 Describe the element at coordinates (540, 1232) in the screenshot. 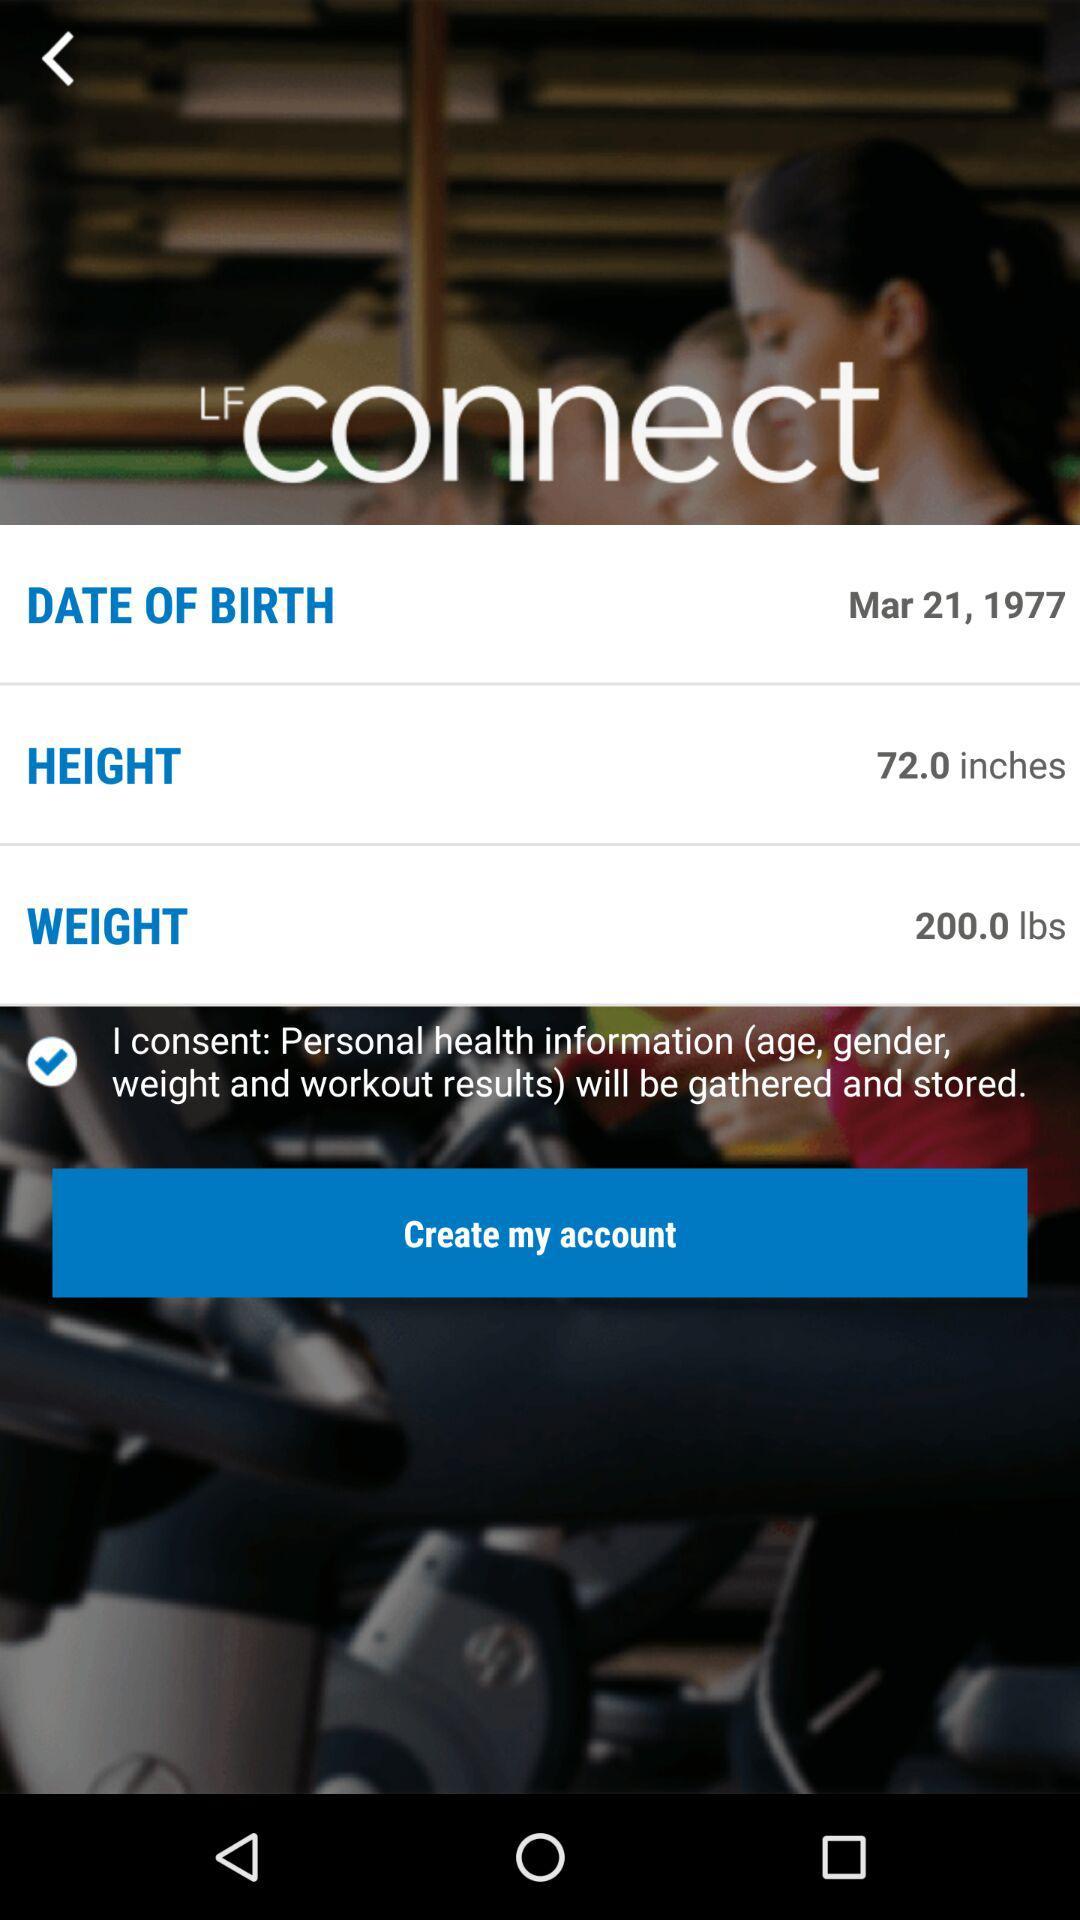

I see `the create my account item` at that location.